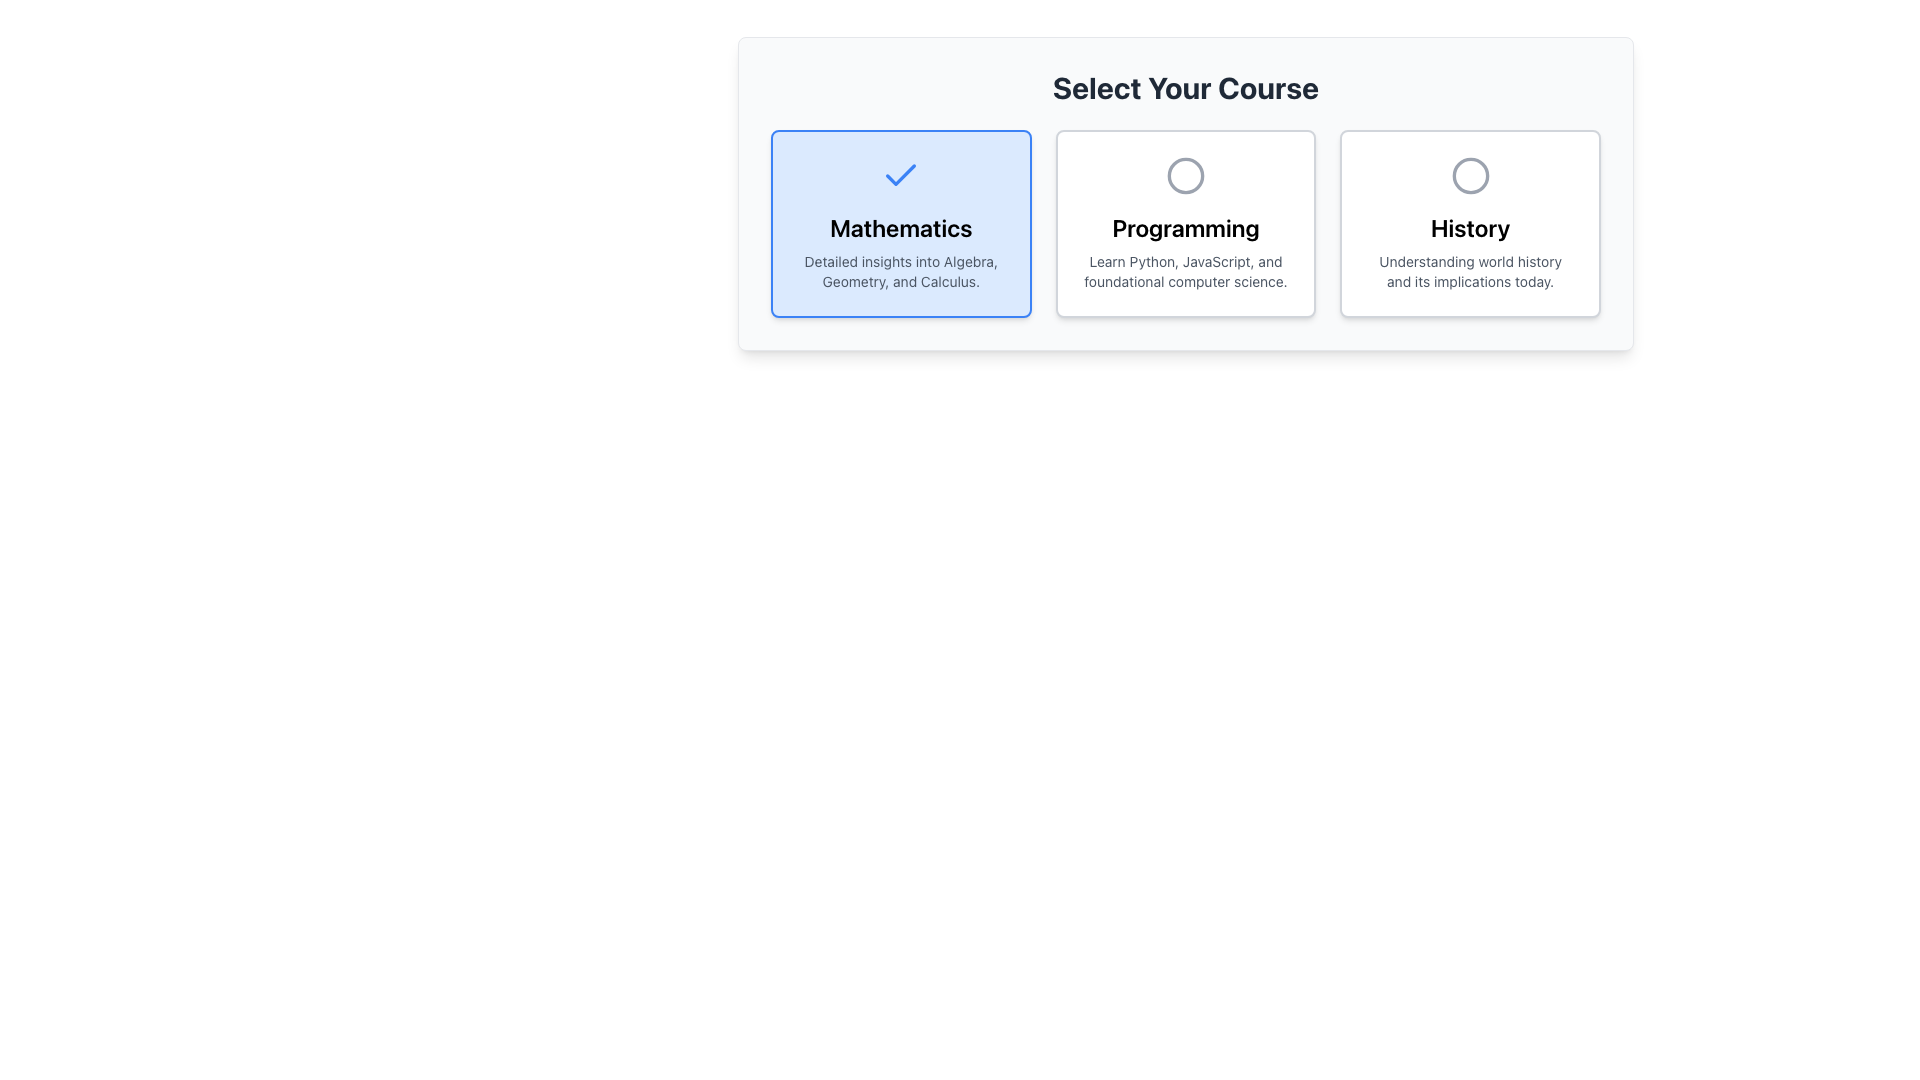  I want to click on the circular gray outlined icon located at the top-center of the 'History' card, which contains the title 'History' and the description 'Understanding world history and its implications today.', so click(1470, 175).